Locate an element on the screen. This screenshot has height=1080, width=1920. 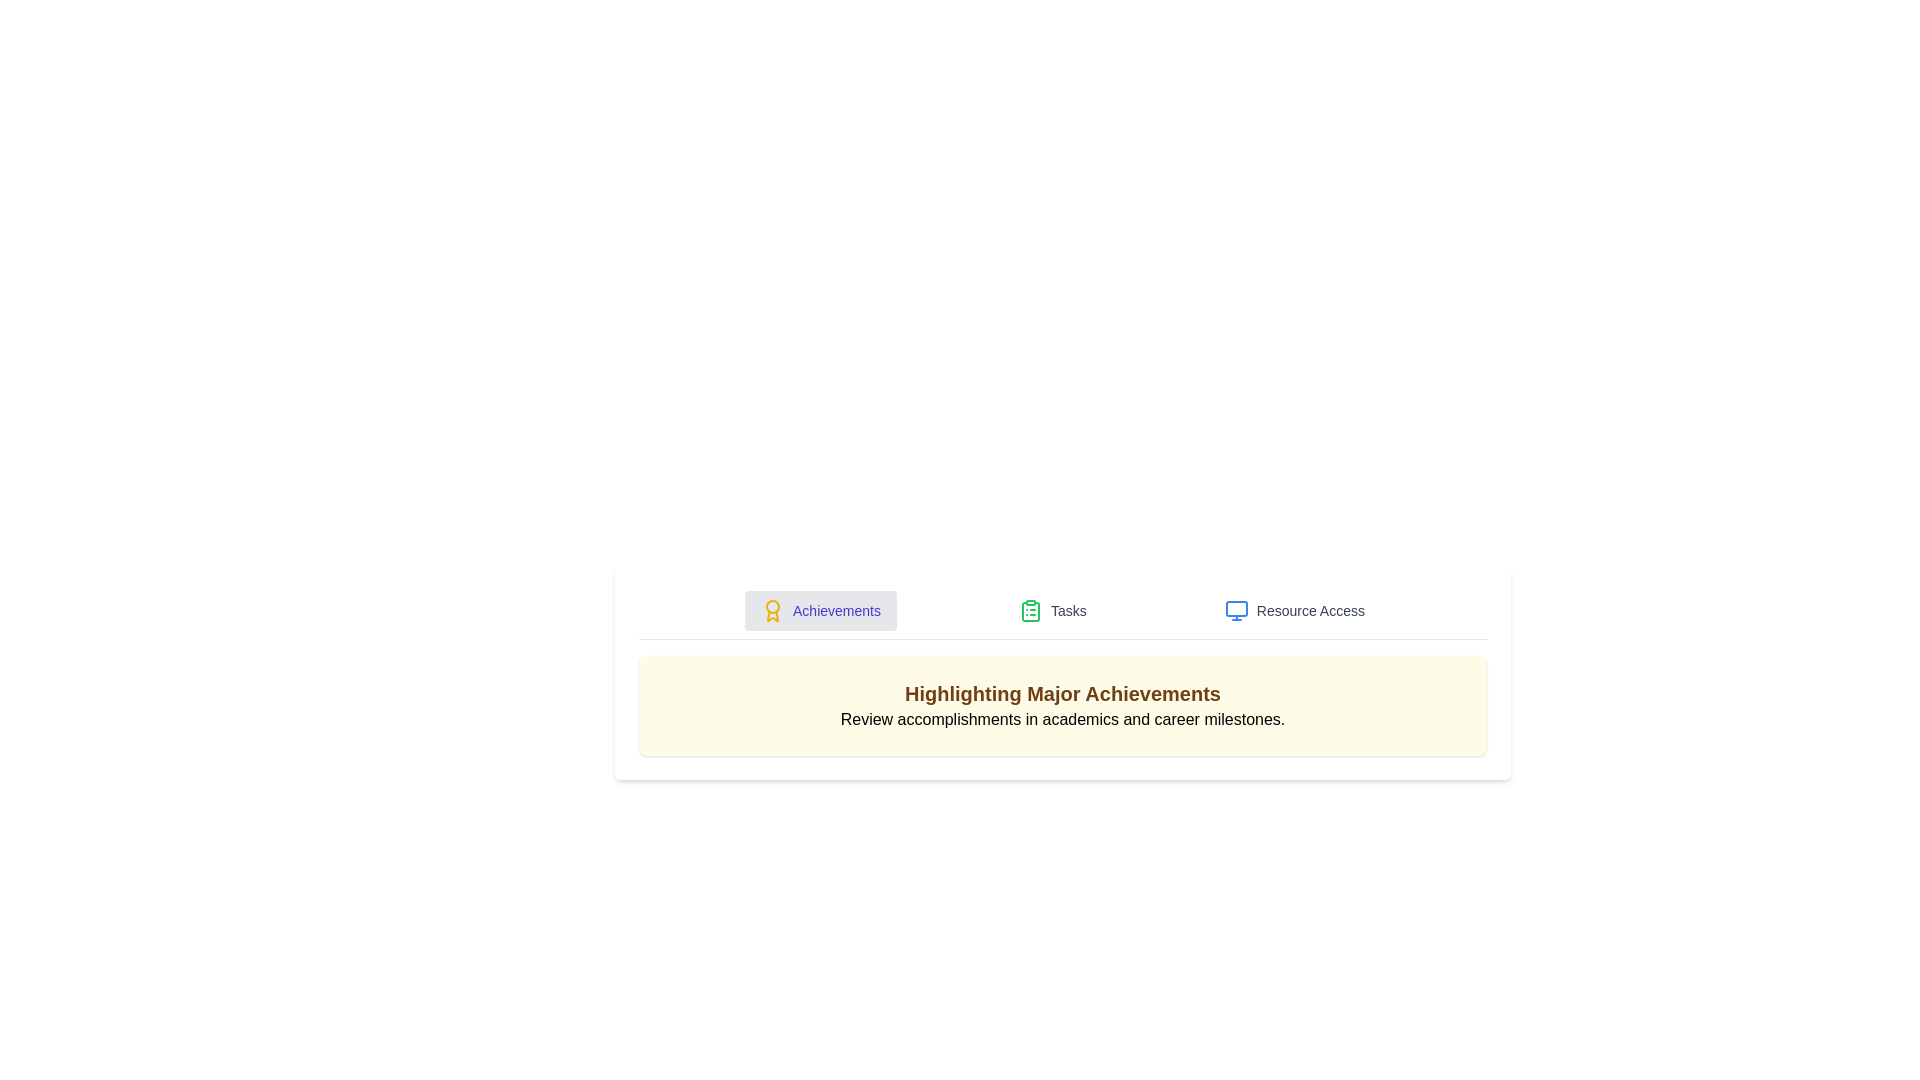
the tab labeled Resource Access is located at coordinates (1294, 609).